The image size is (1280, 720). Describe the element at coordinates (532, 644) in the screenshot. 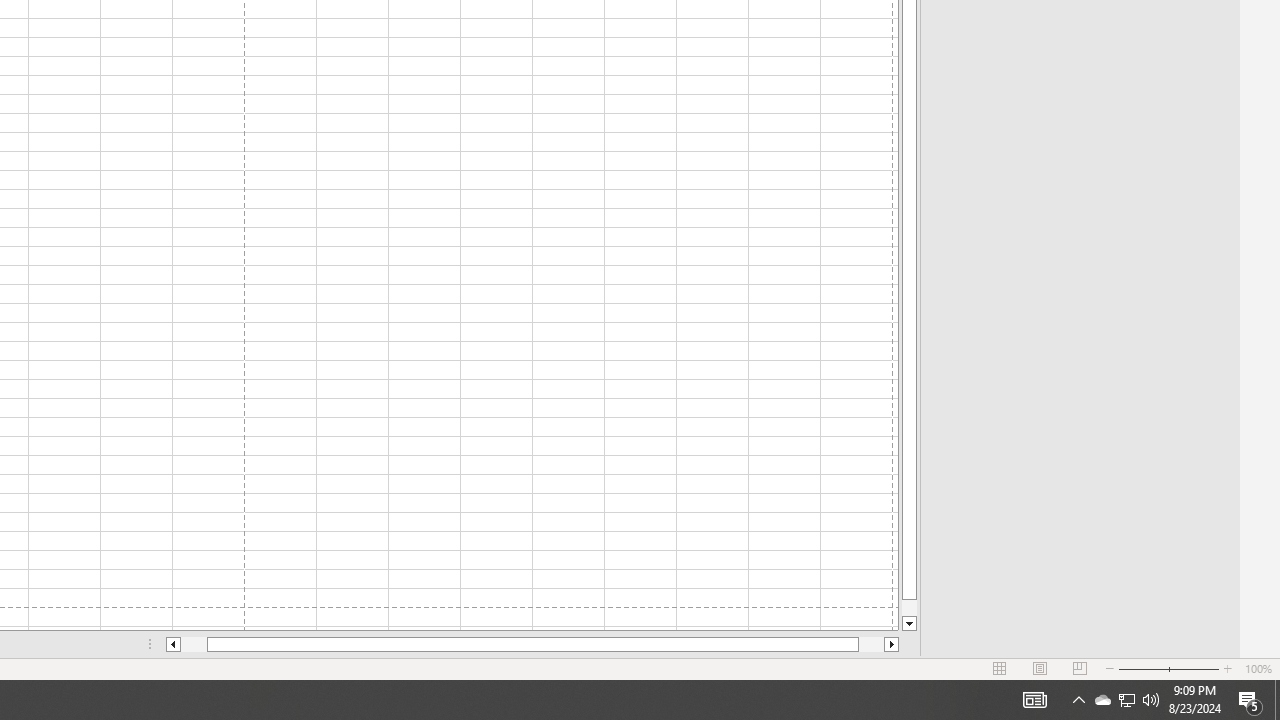

I see `'Class: NetUIScrollBar'` at that location.